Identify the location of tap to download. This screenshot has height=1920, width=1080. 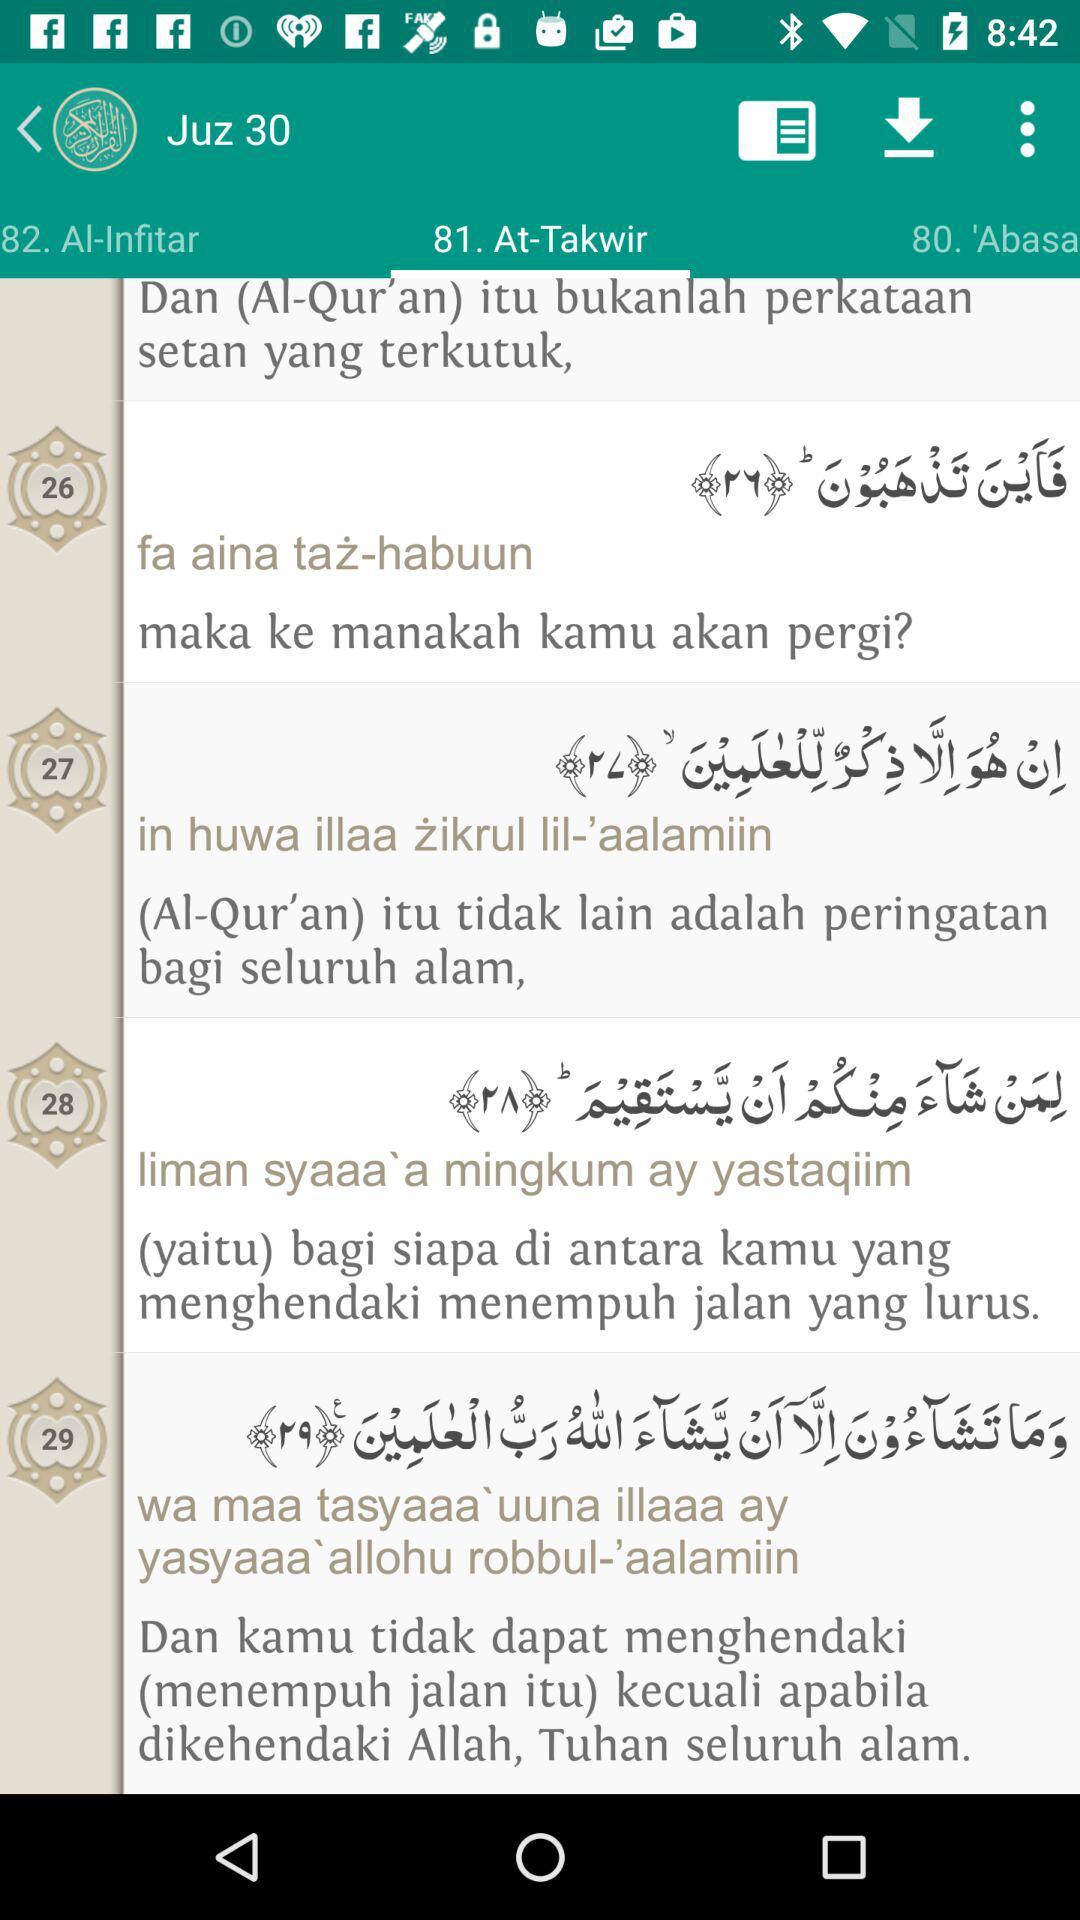
(909, 127).